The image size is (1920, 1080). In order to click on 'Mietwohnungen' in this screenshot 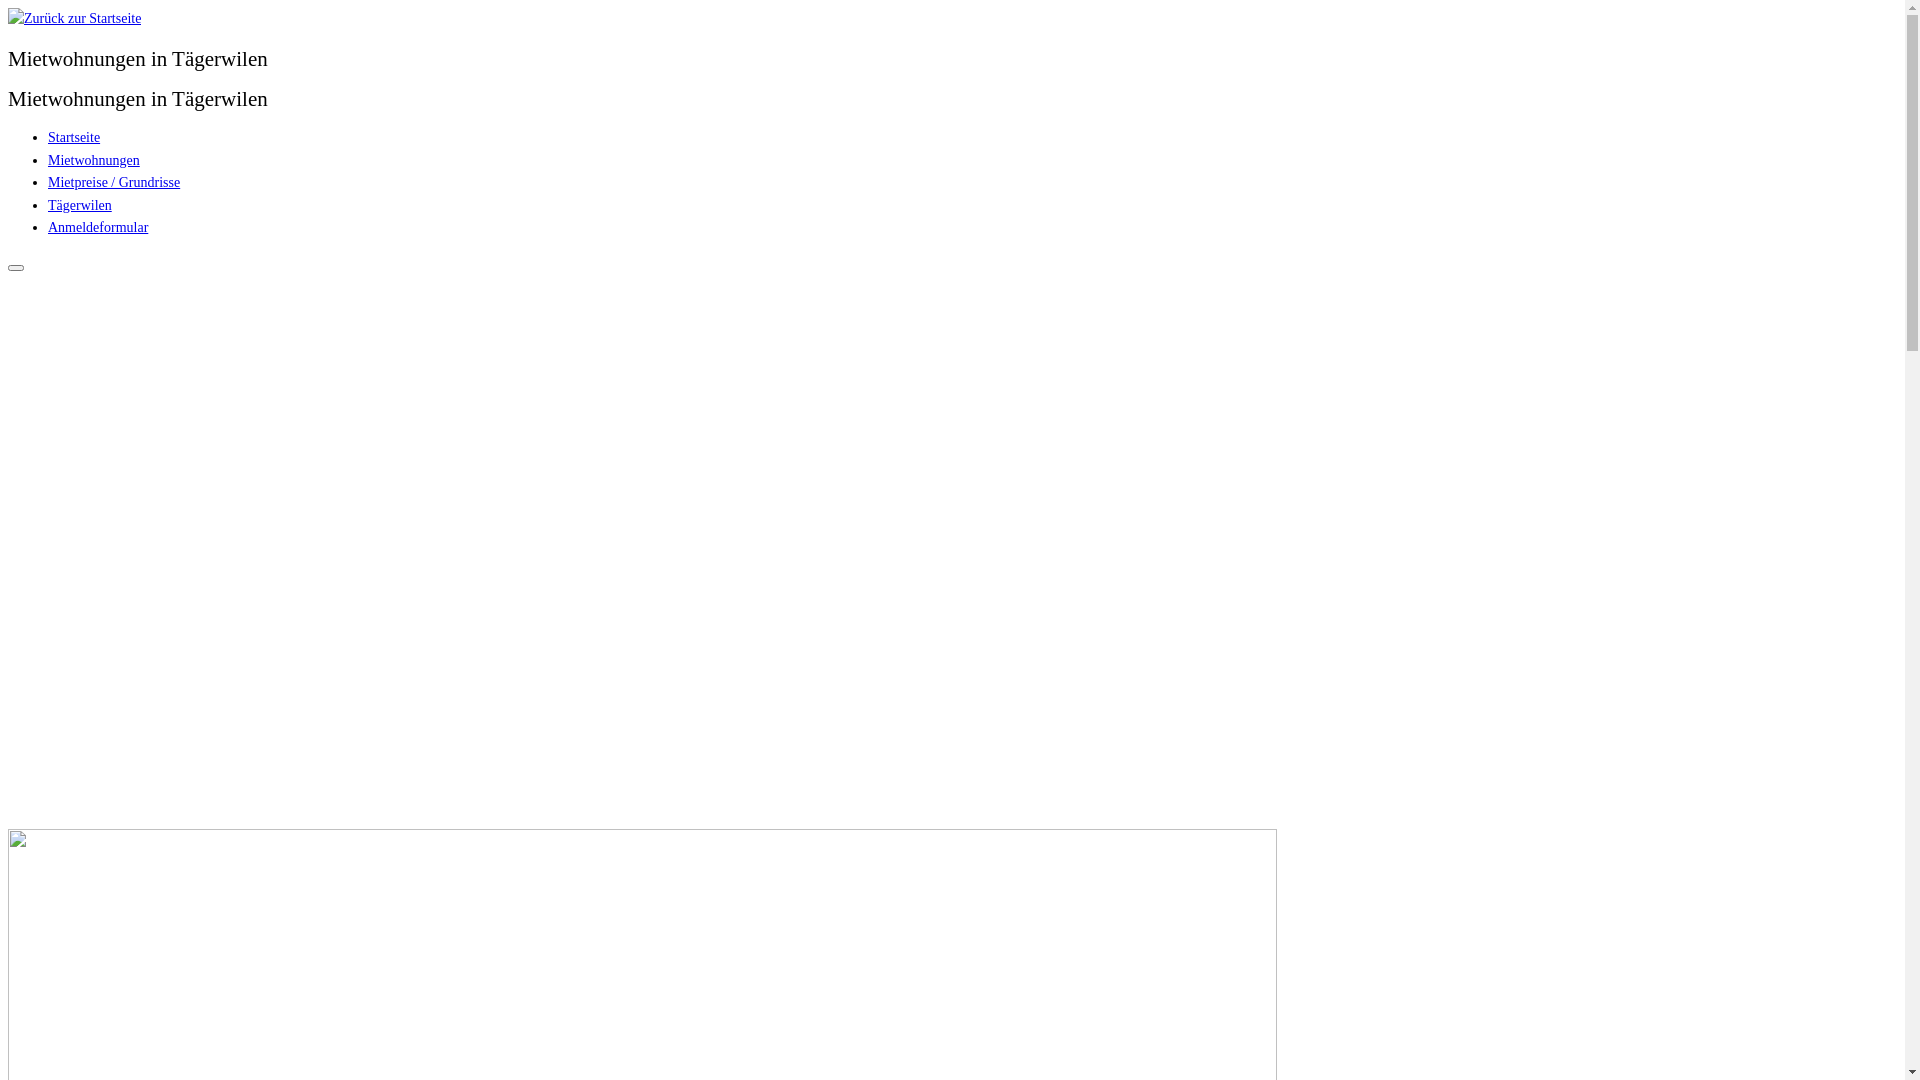, I will do `click(93, 159)`.